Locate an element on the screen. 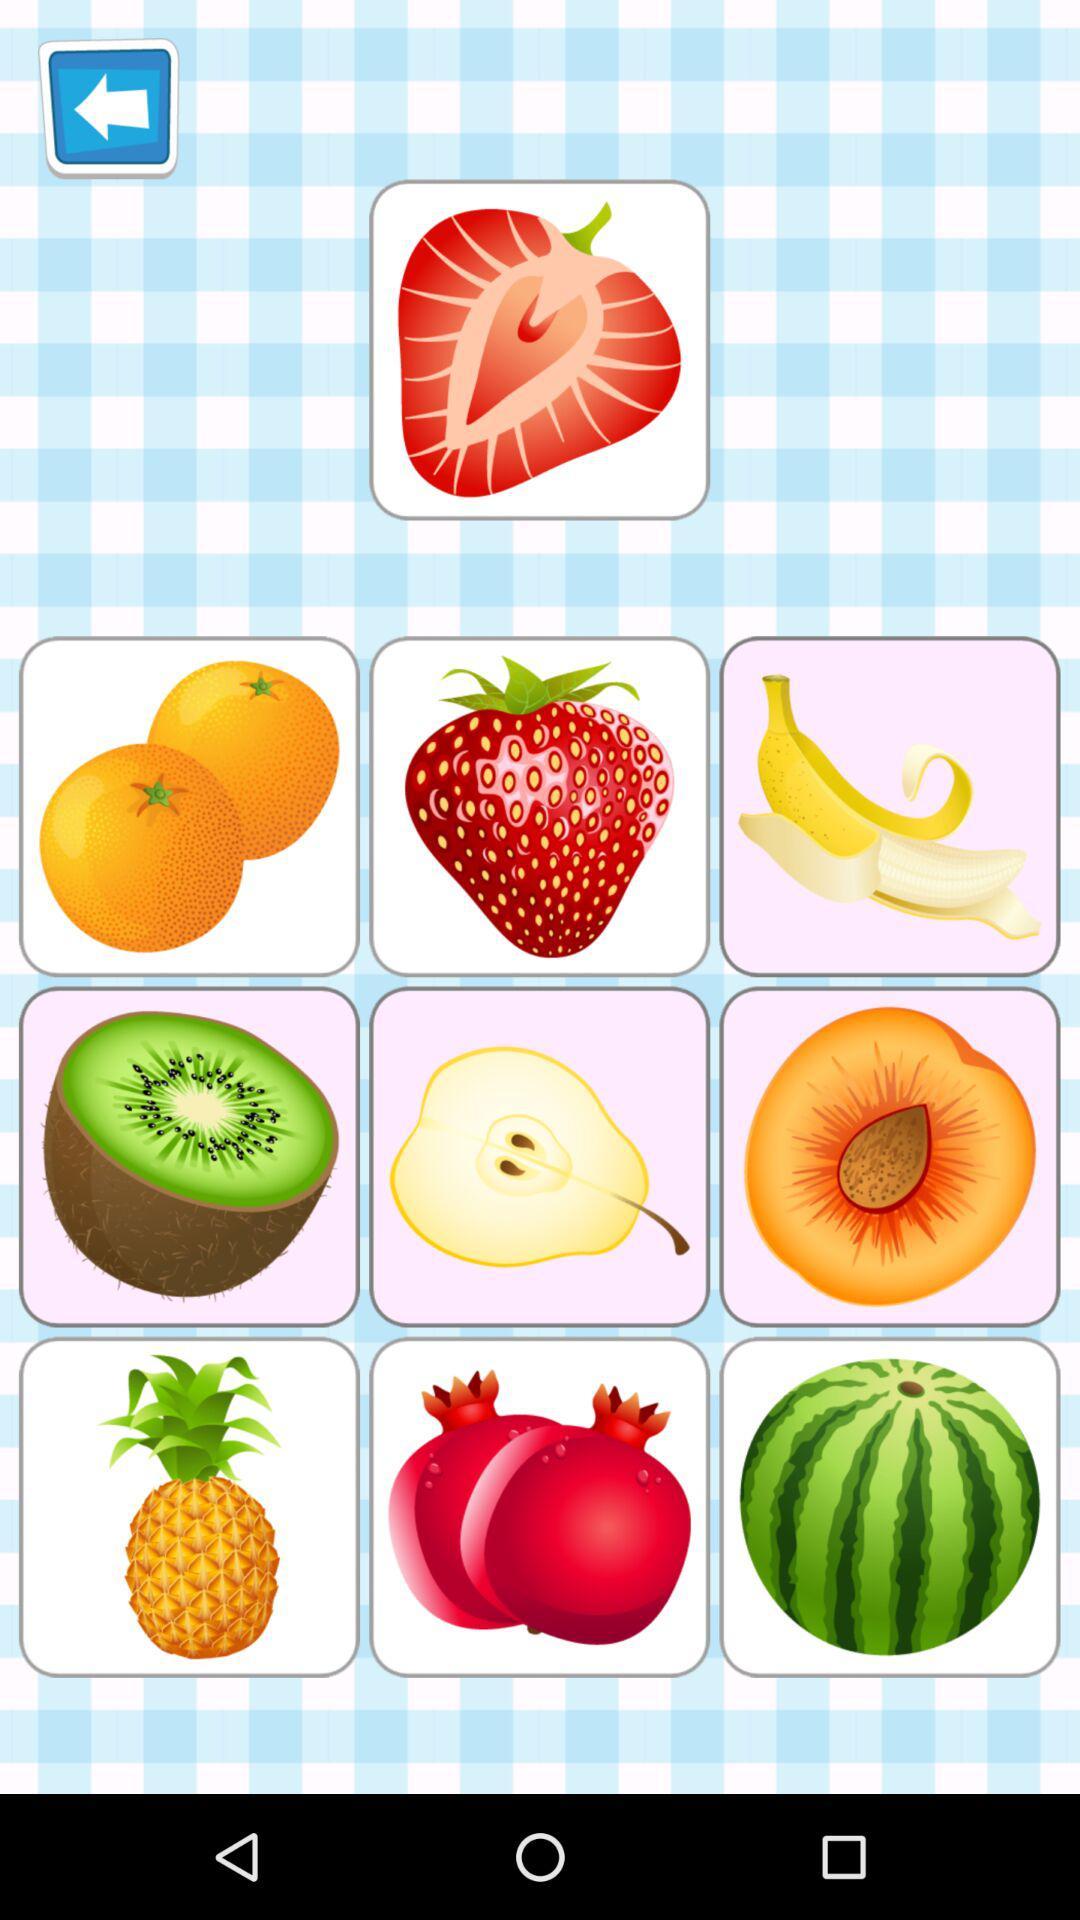  go back is located at coordinates (108, 107).